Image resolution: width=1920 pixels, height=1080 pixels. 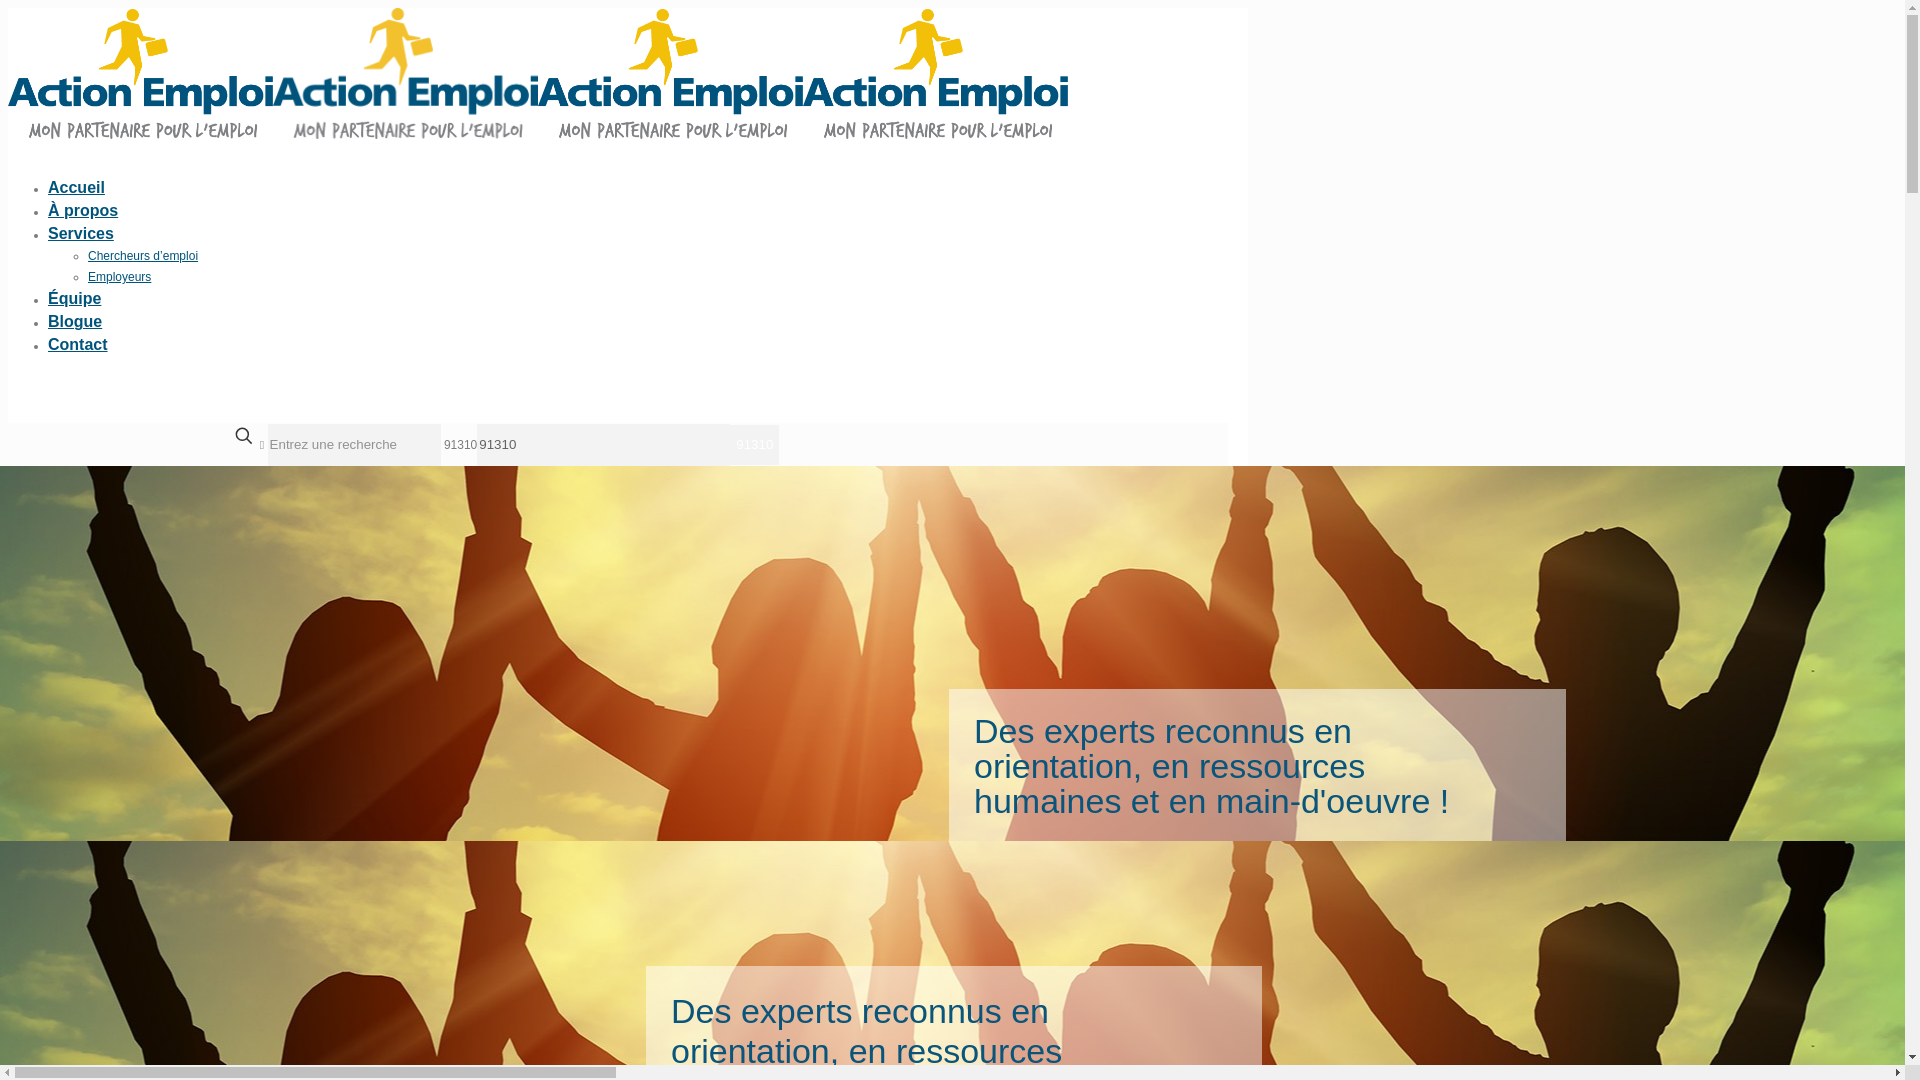 I want to click on 'Services', so click(x=80, y=232).